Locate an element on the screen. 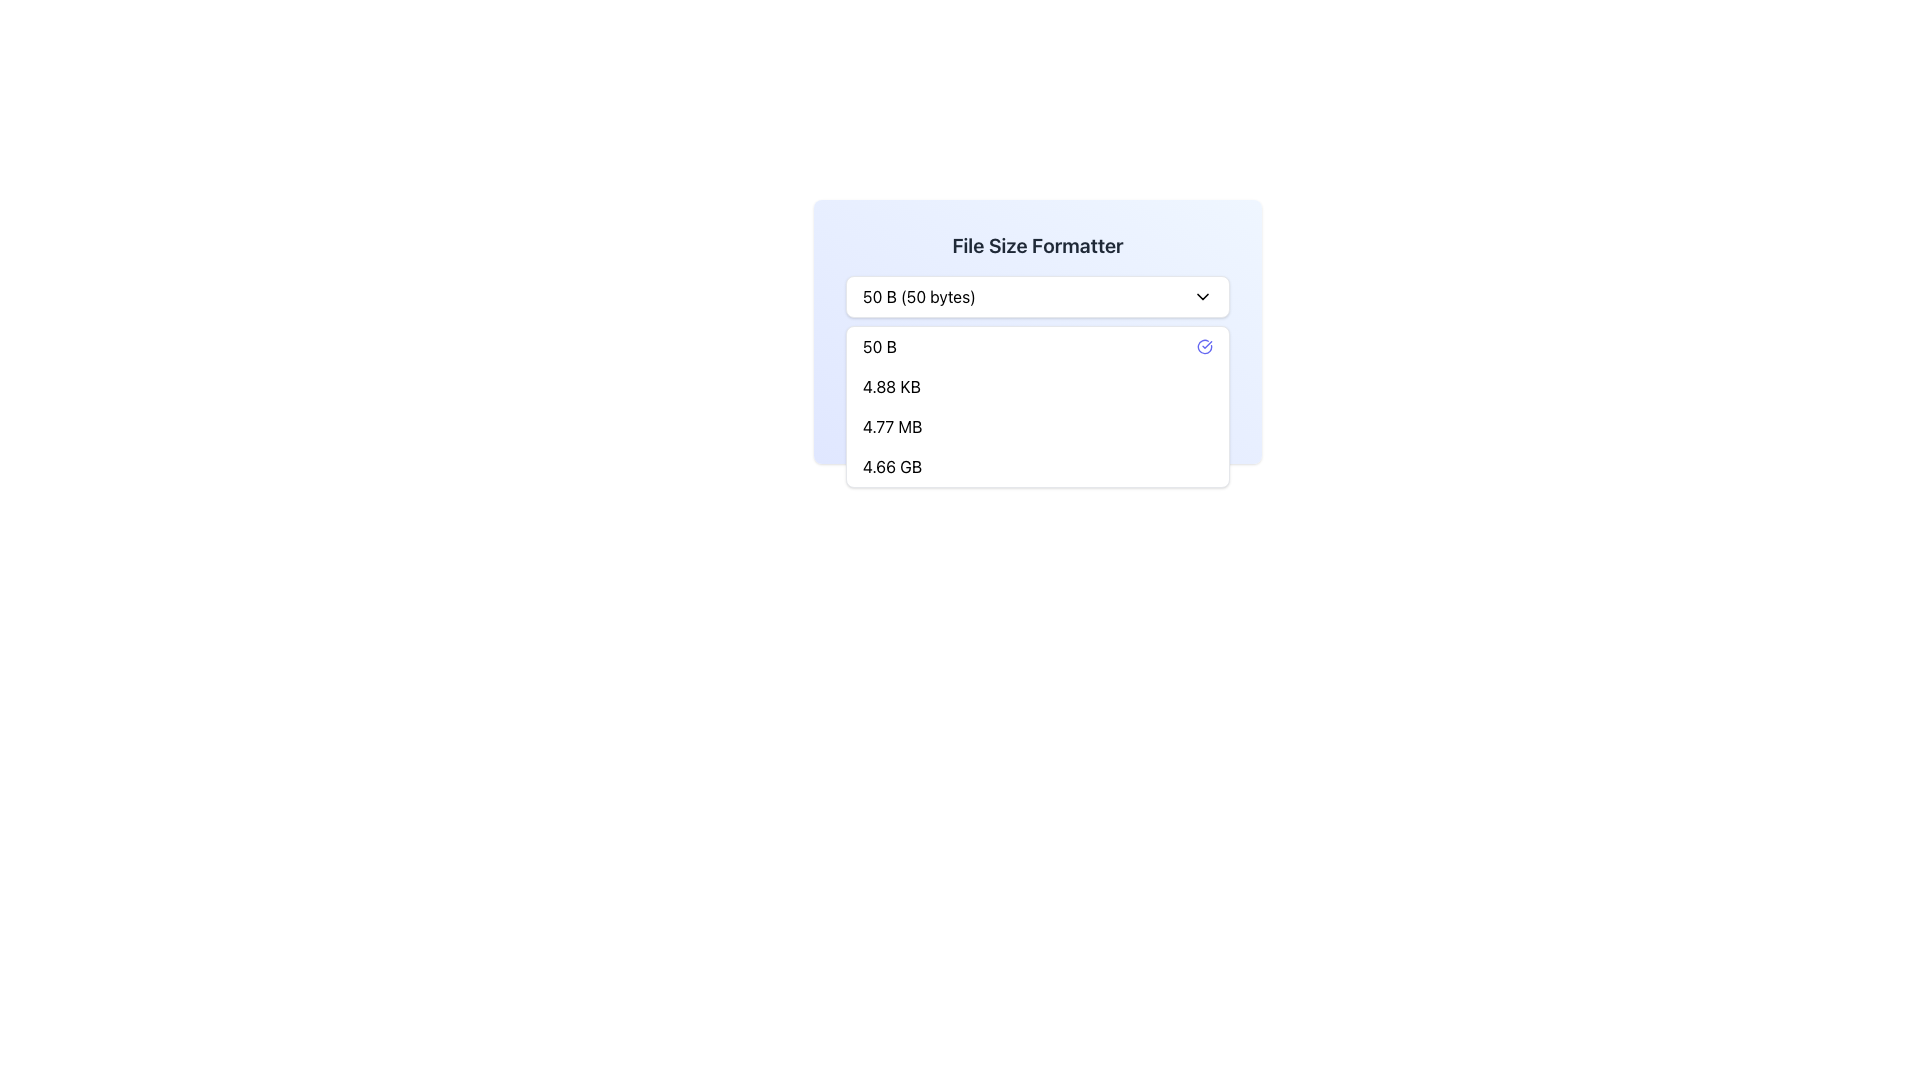  the text element '50 B' in the dropdown menu is located at coordinates (879, 346).